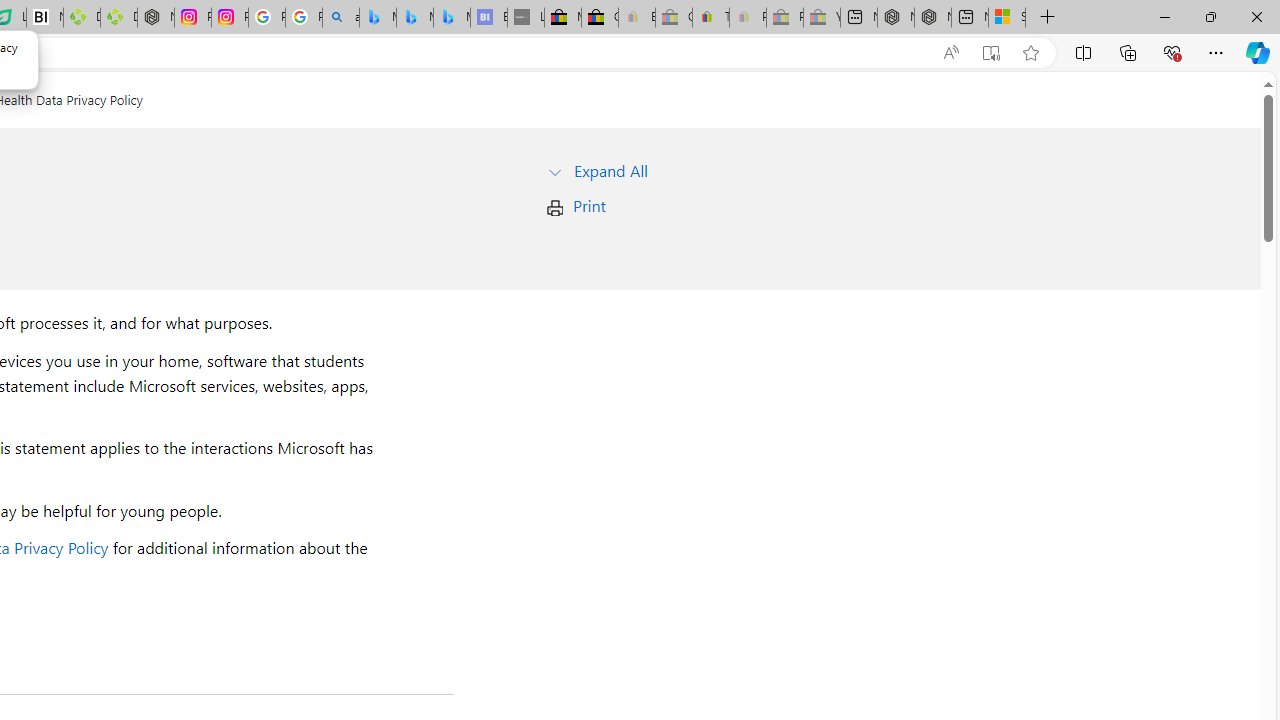  I want to click on 'Nordace - Nordace Edin Collection', so click(155, 17).